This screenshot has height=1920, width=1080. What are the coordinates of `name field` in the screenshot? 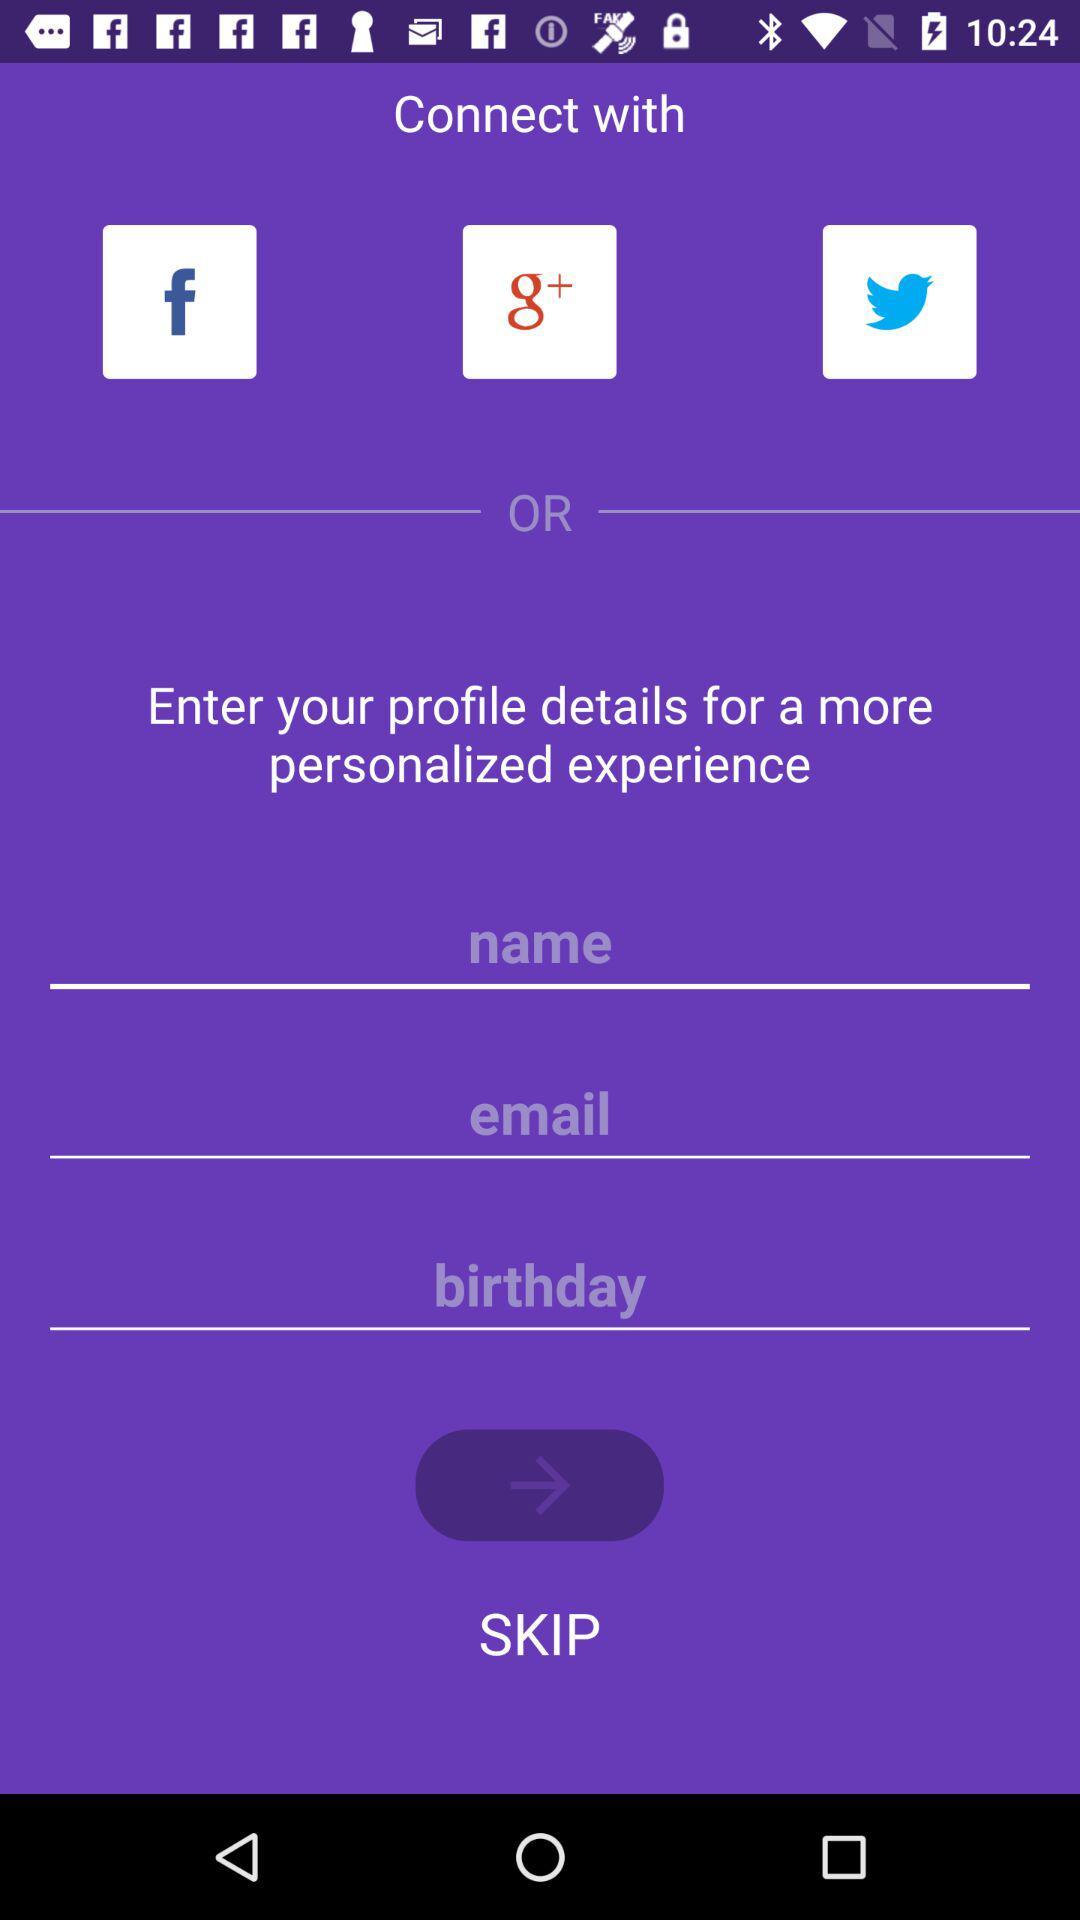 It's located at (540, 940).